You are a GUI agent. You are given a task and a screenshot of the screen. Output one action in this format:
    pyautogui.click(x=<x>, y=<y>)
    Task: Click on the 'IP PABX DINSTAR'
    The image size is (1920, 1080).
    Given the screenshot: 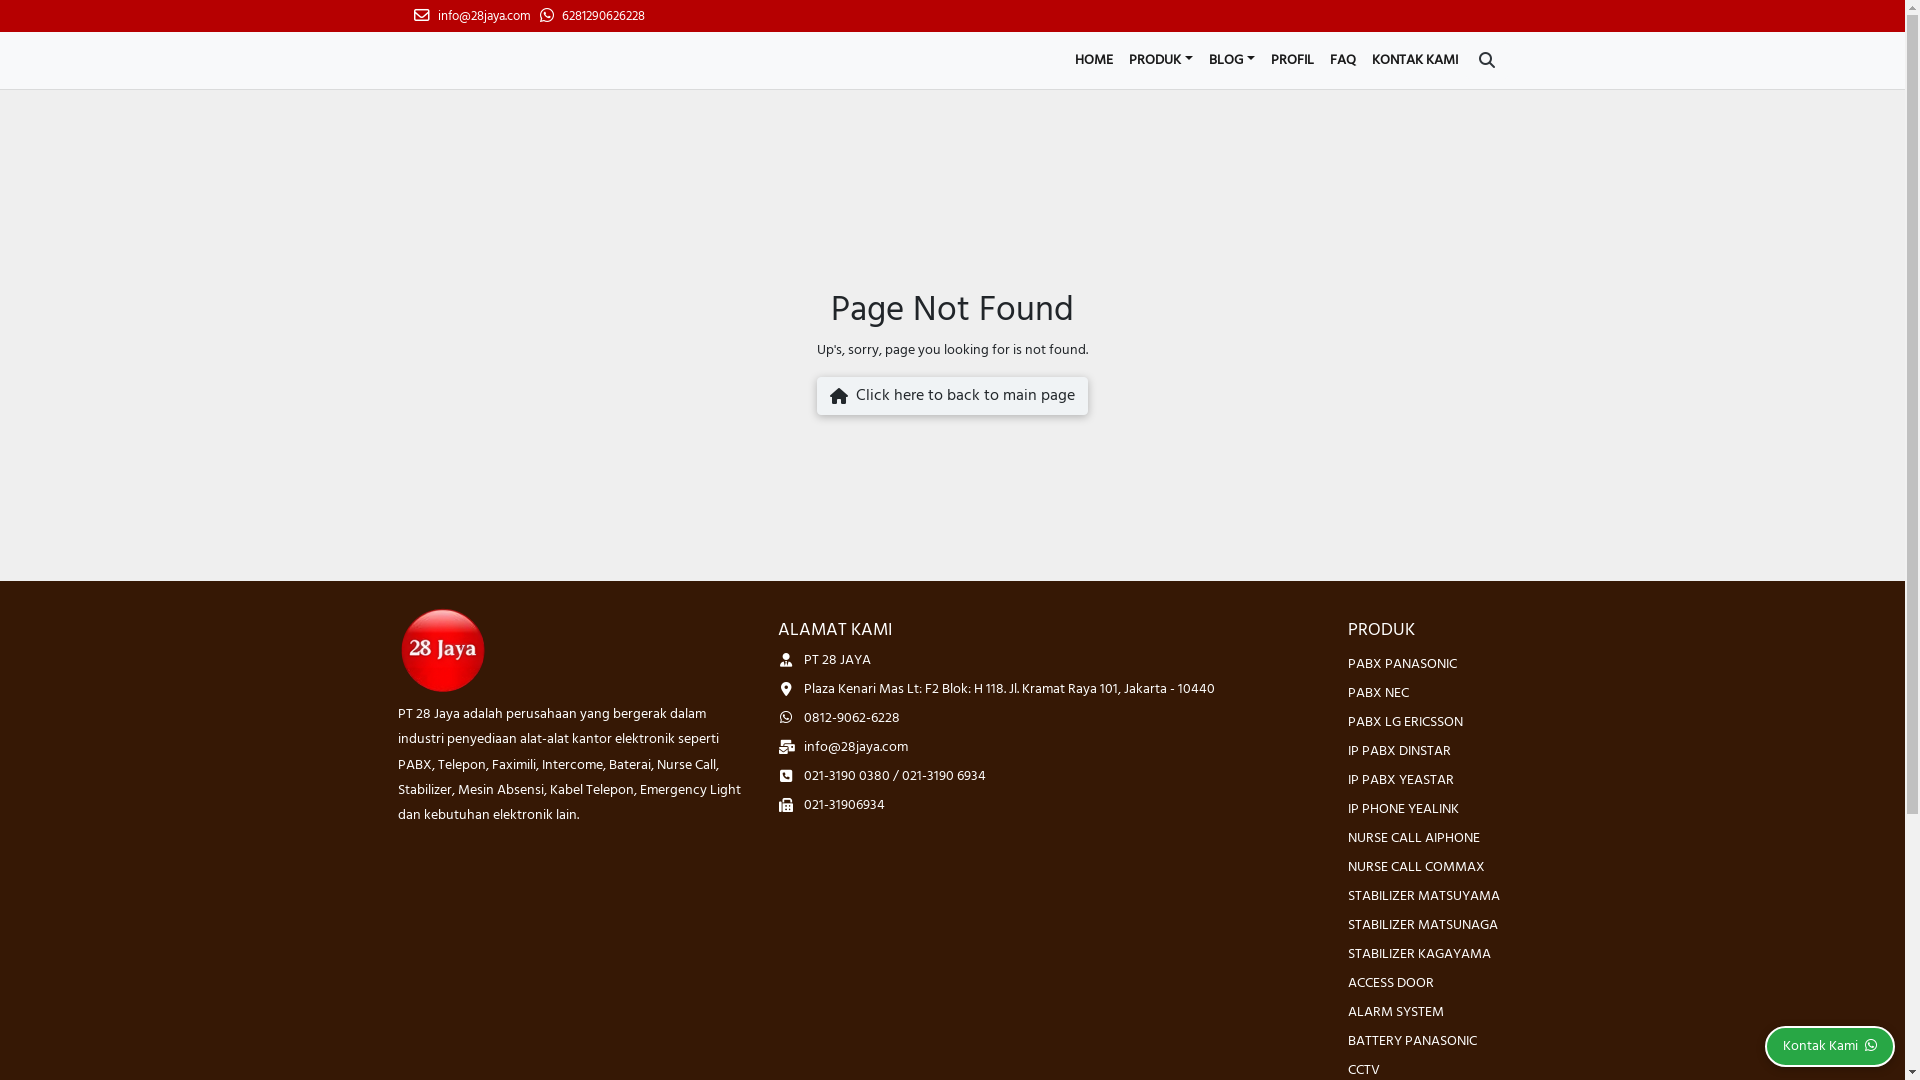 What is the action you would take?
    pyautogui.click(x=1398, y=751)
    